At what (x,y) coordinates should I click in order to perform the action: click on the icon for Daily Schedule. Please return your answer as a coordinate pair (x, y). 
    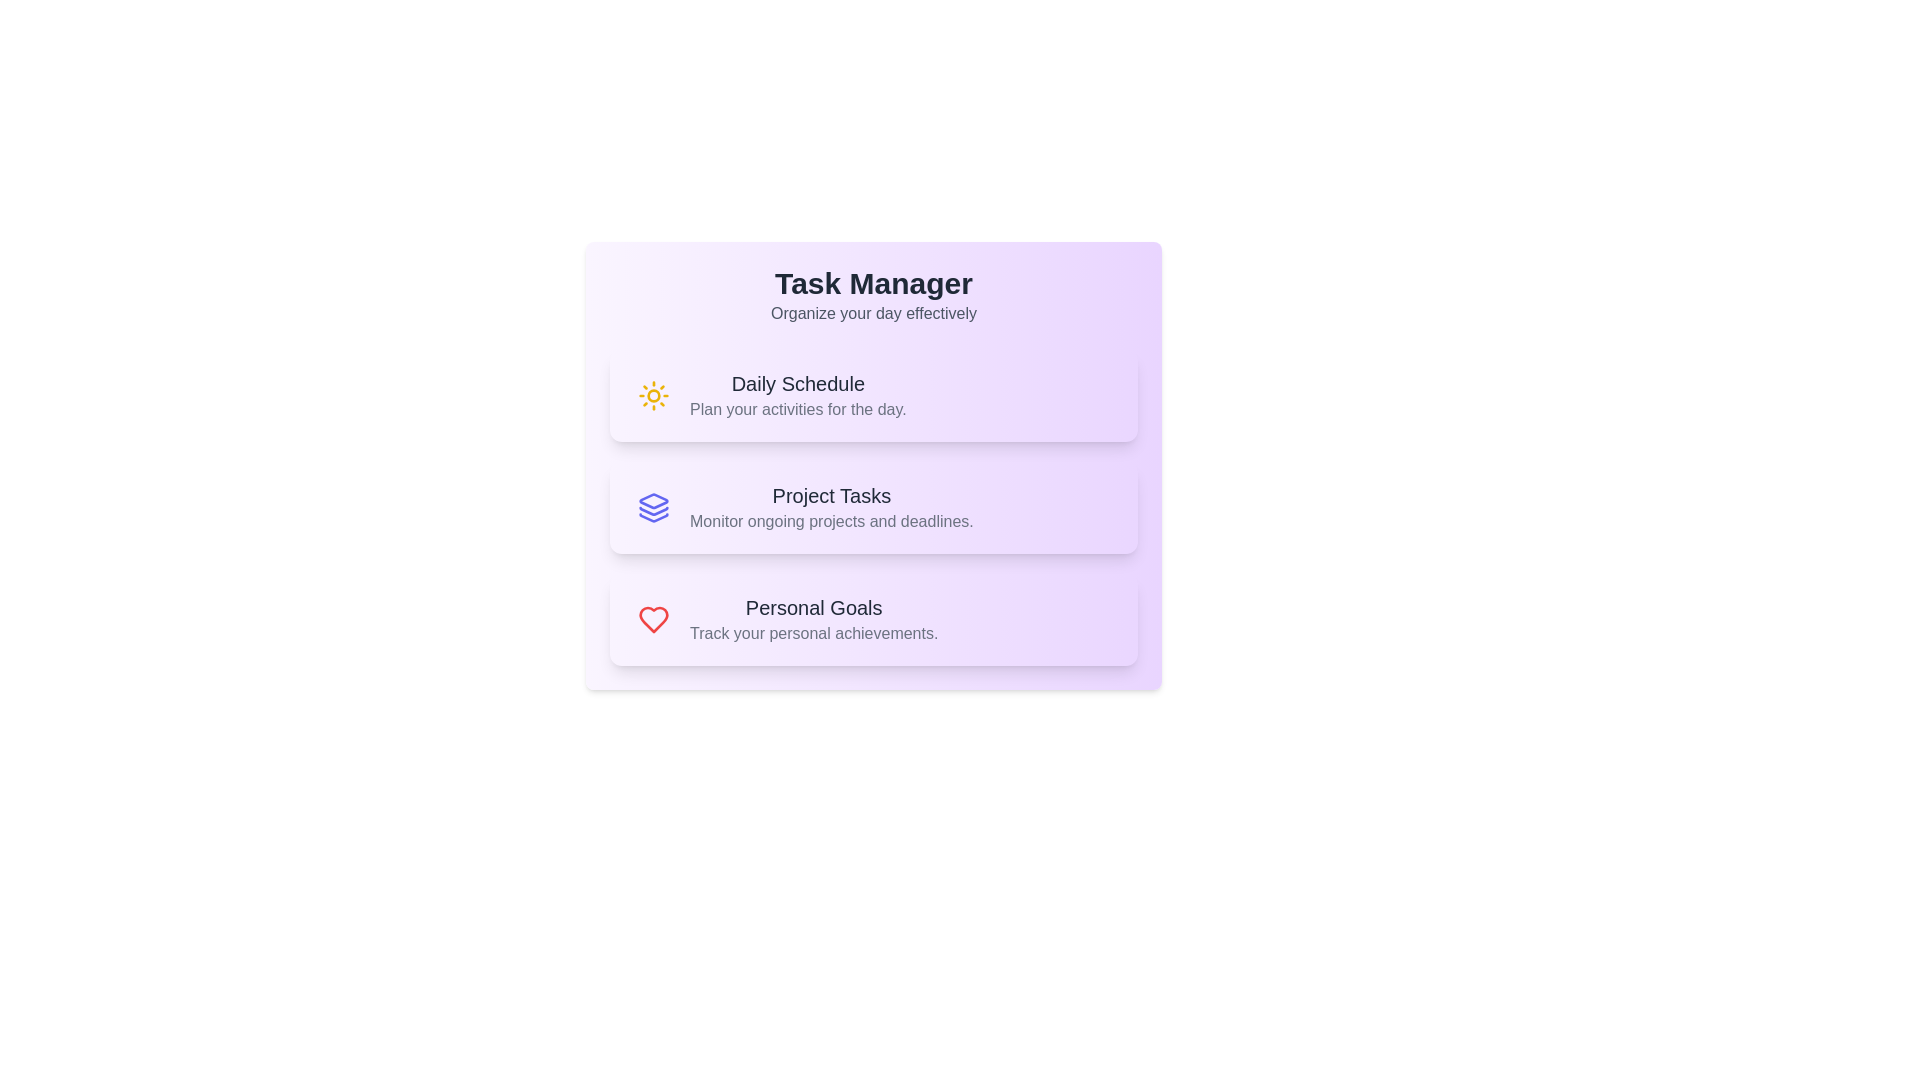
    Looking at the image, I should click on (653, 396).